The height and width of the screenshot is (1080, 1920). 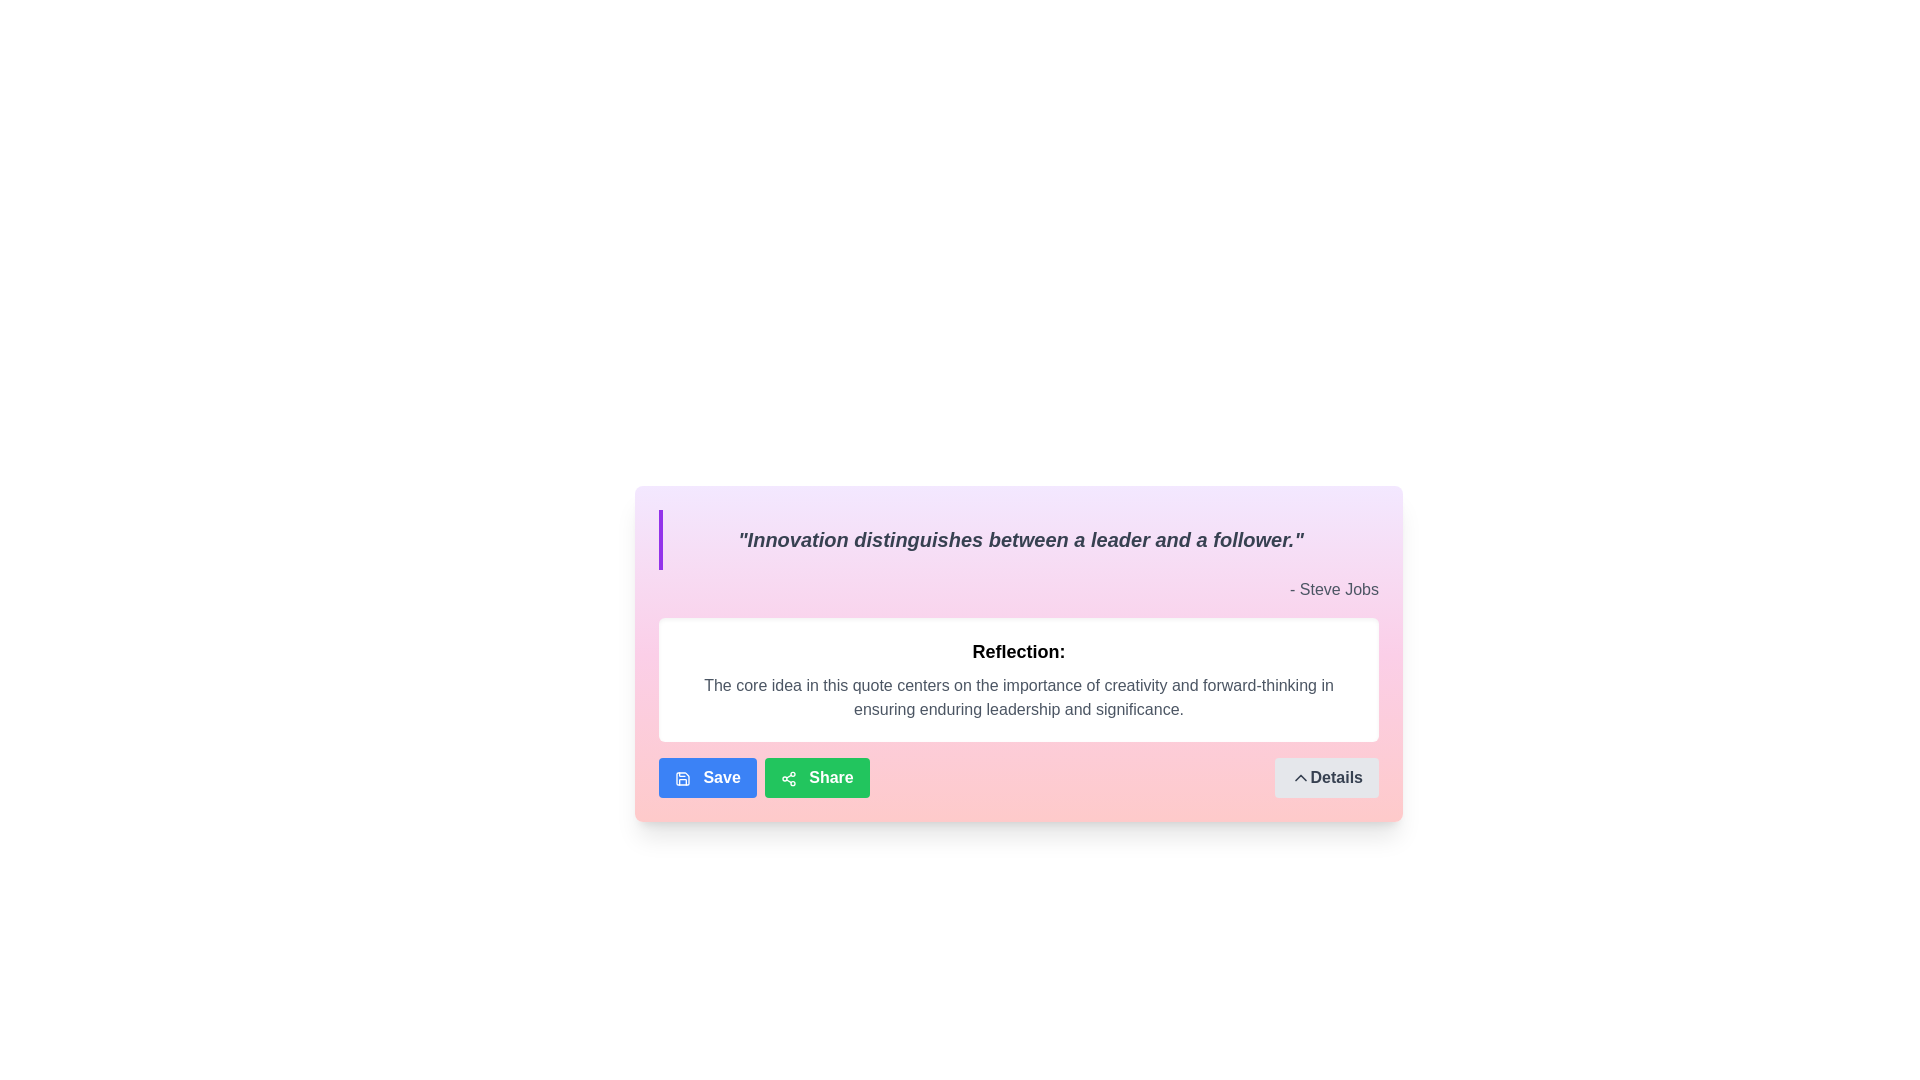 I want to click on the upward chevron icon that indicates the 'Details' button, located at the bottom-right corner of the main interface panel, so click(x=1300, y=777).